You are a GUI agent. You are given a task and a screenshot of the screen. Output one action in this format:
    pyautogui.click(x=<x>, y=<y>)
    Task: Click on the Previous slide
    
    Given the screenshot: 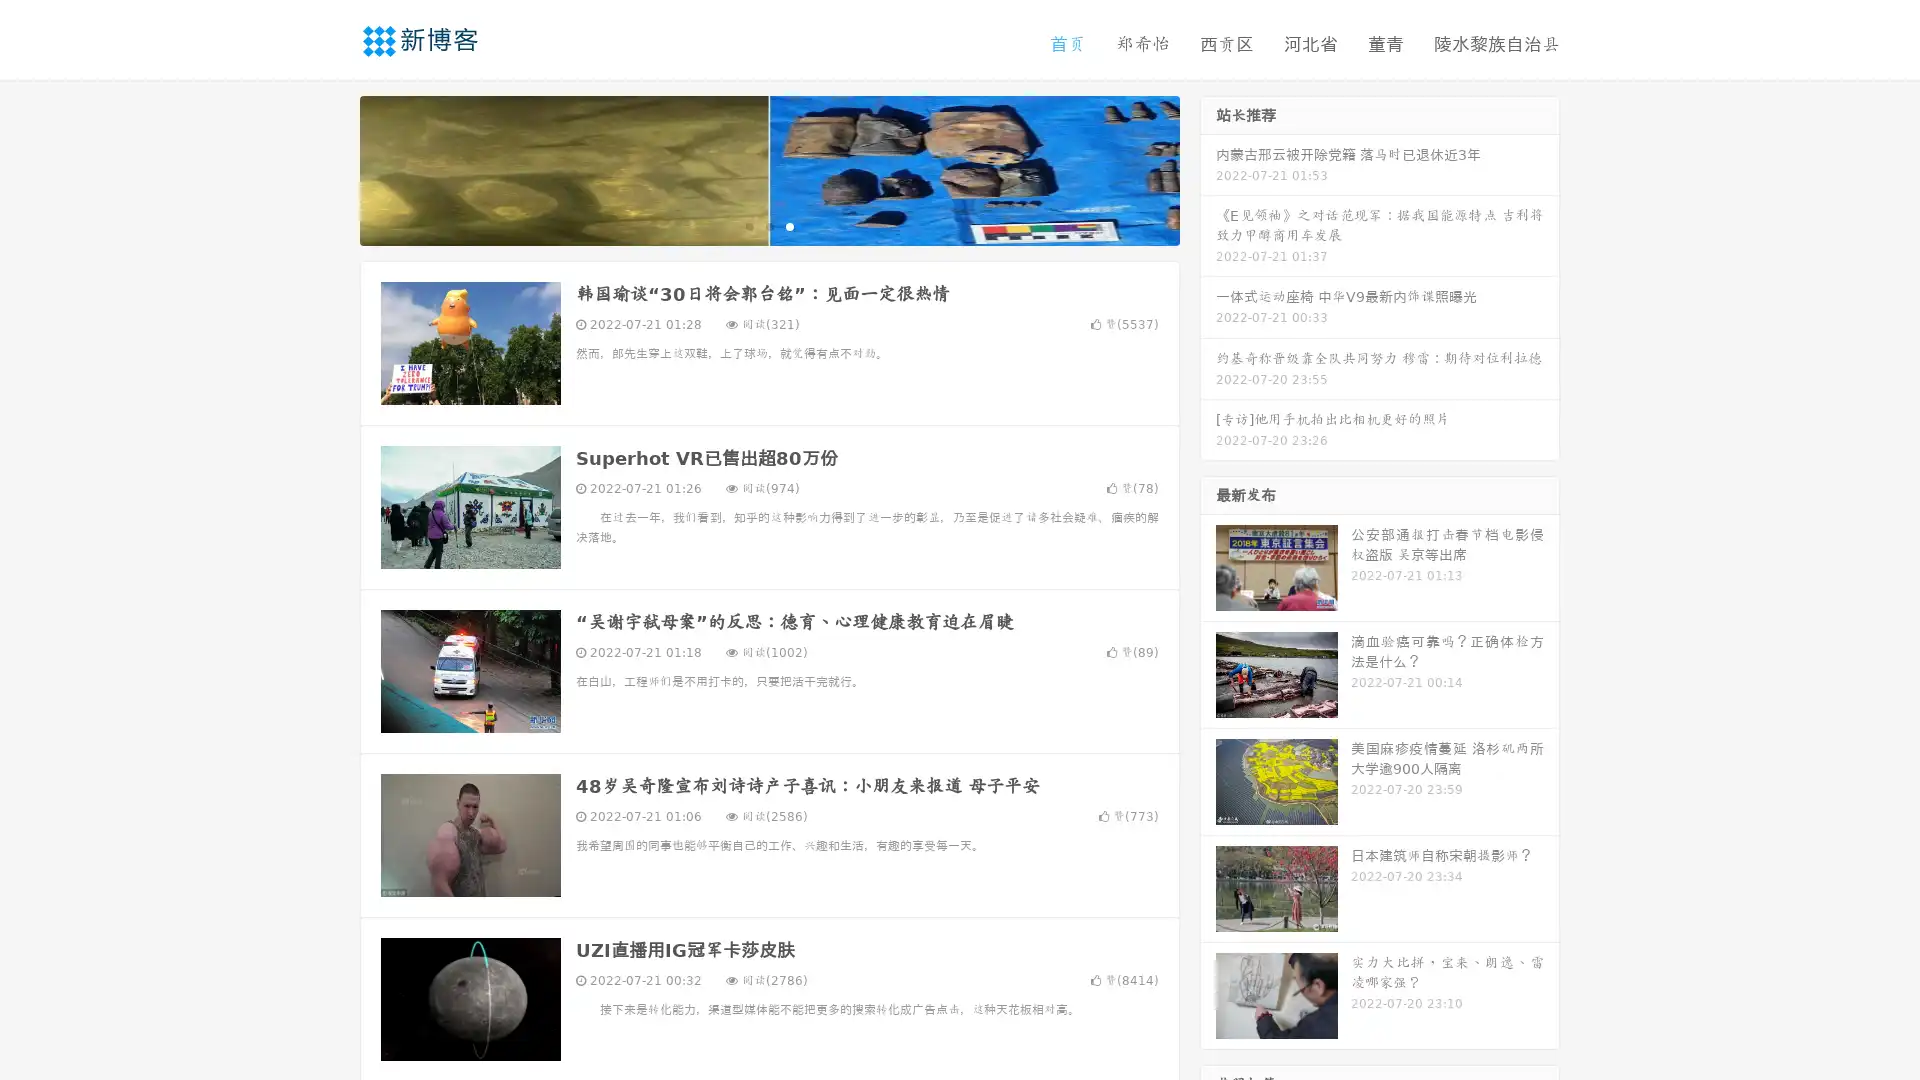 What is the action you would take?
    pyautogui.click(x=330, y=168)
    